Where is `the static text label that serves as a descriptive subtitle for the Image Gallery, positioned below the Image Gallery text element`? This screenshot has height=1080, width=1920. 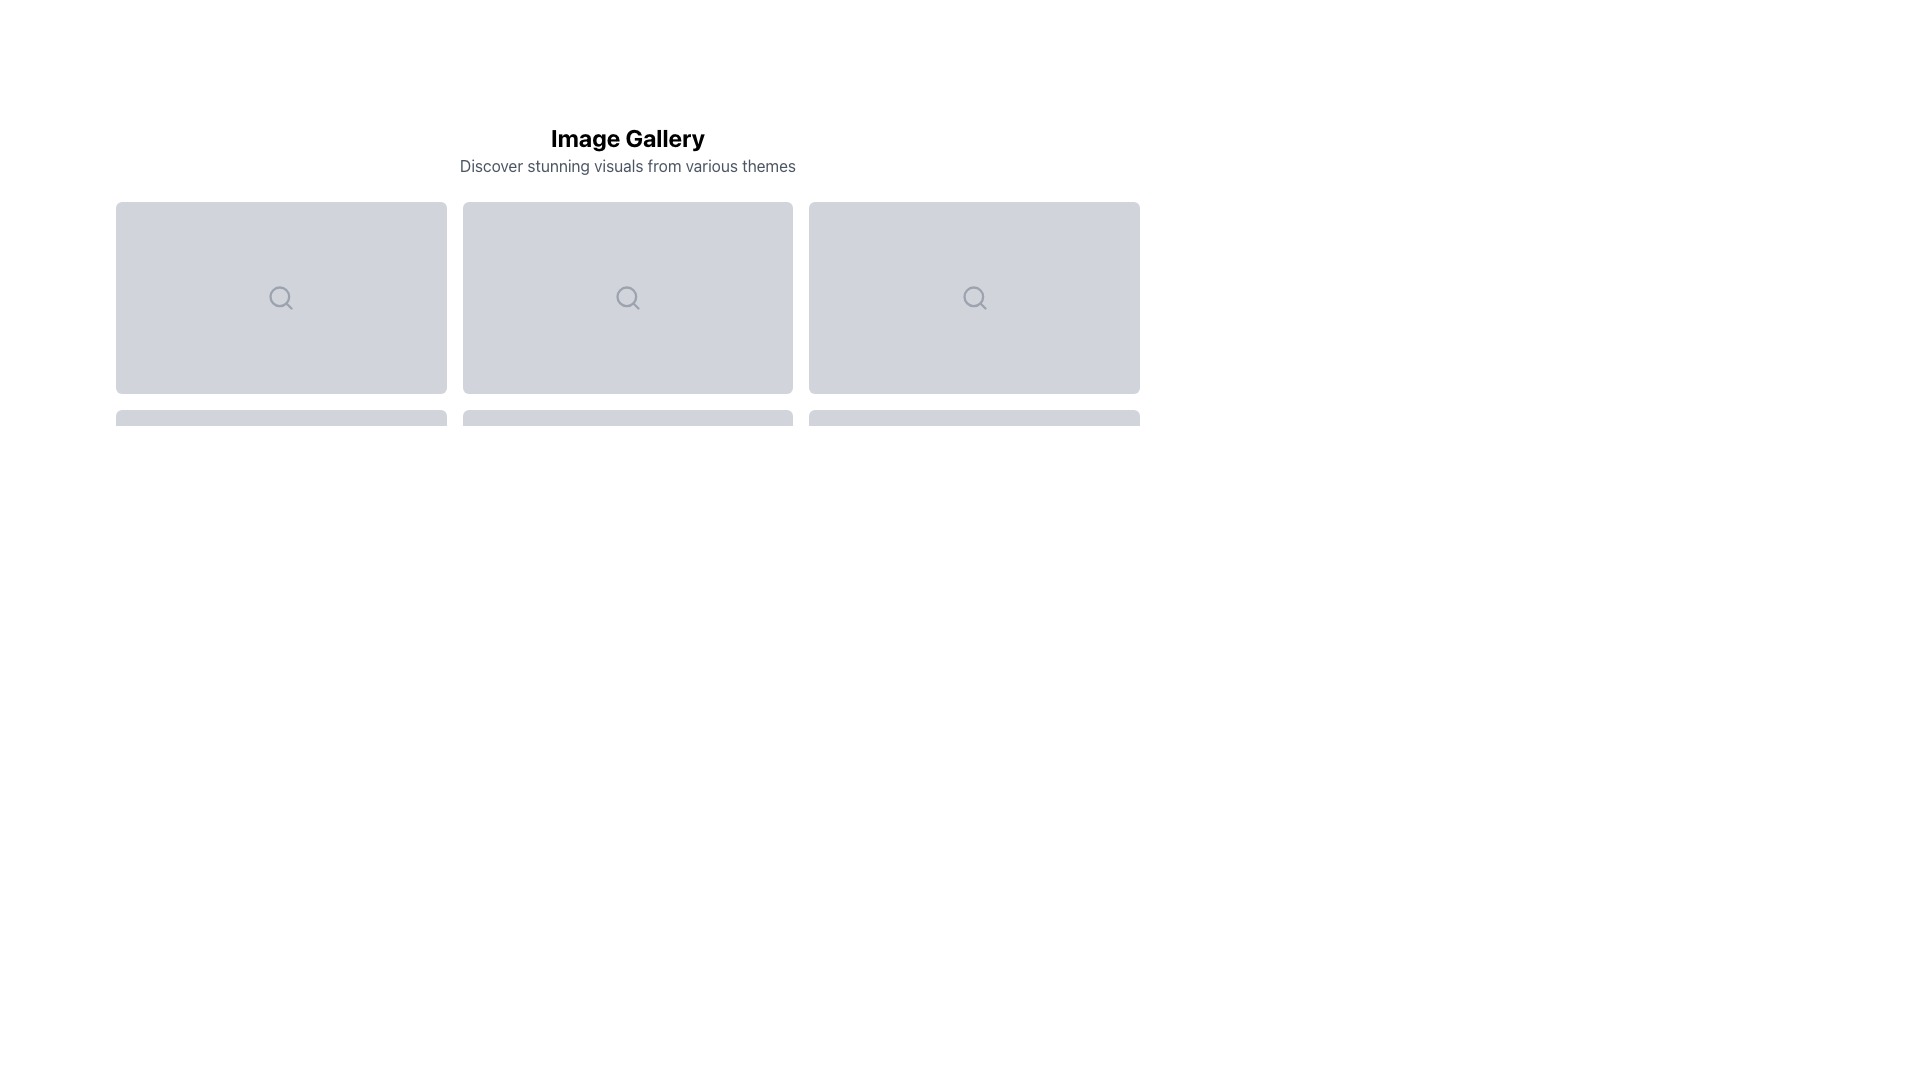 the static text label that serves as a descriptive subtitle for the Image Gallery, positioned below the Image Gallery text element is located at coordinates (627, 164).